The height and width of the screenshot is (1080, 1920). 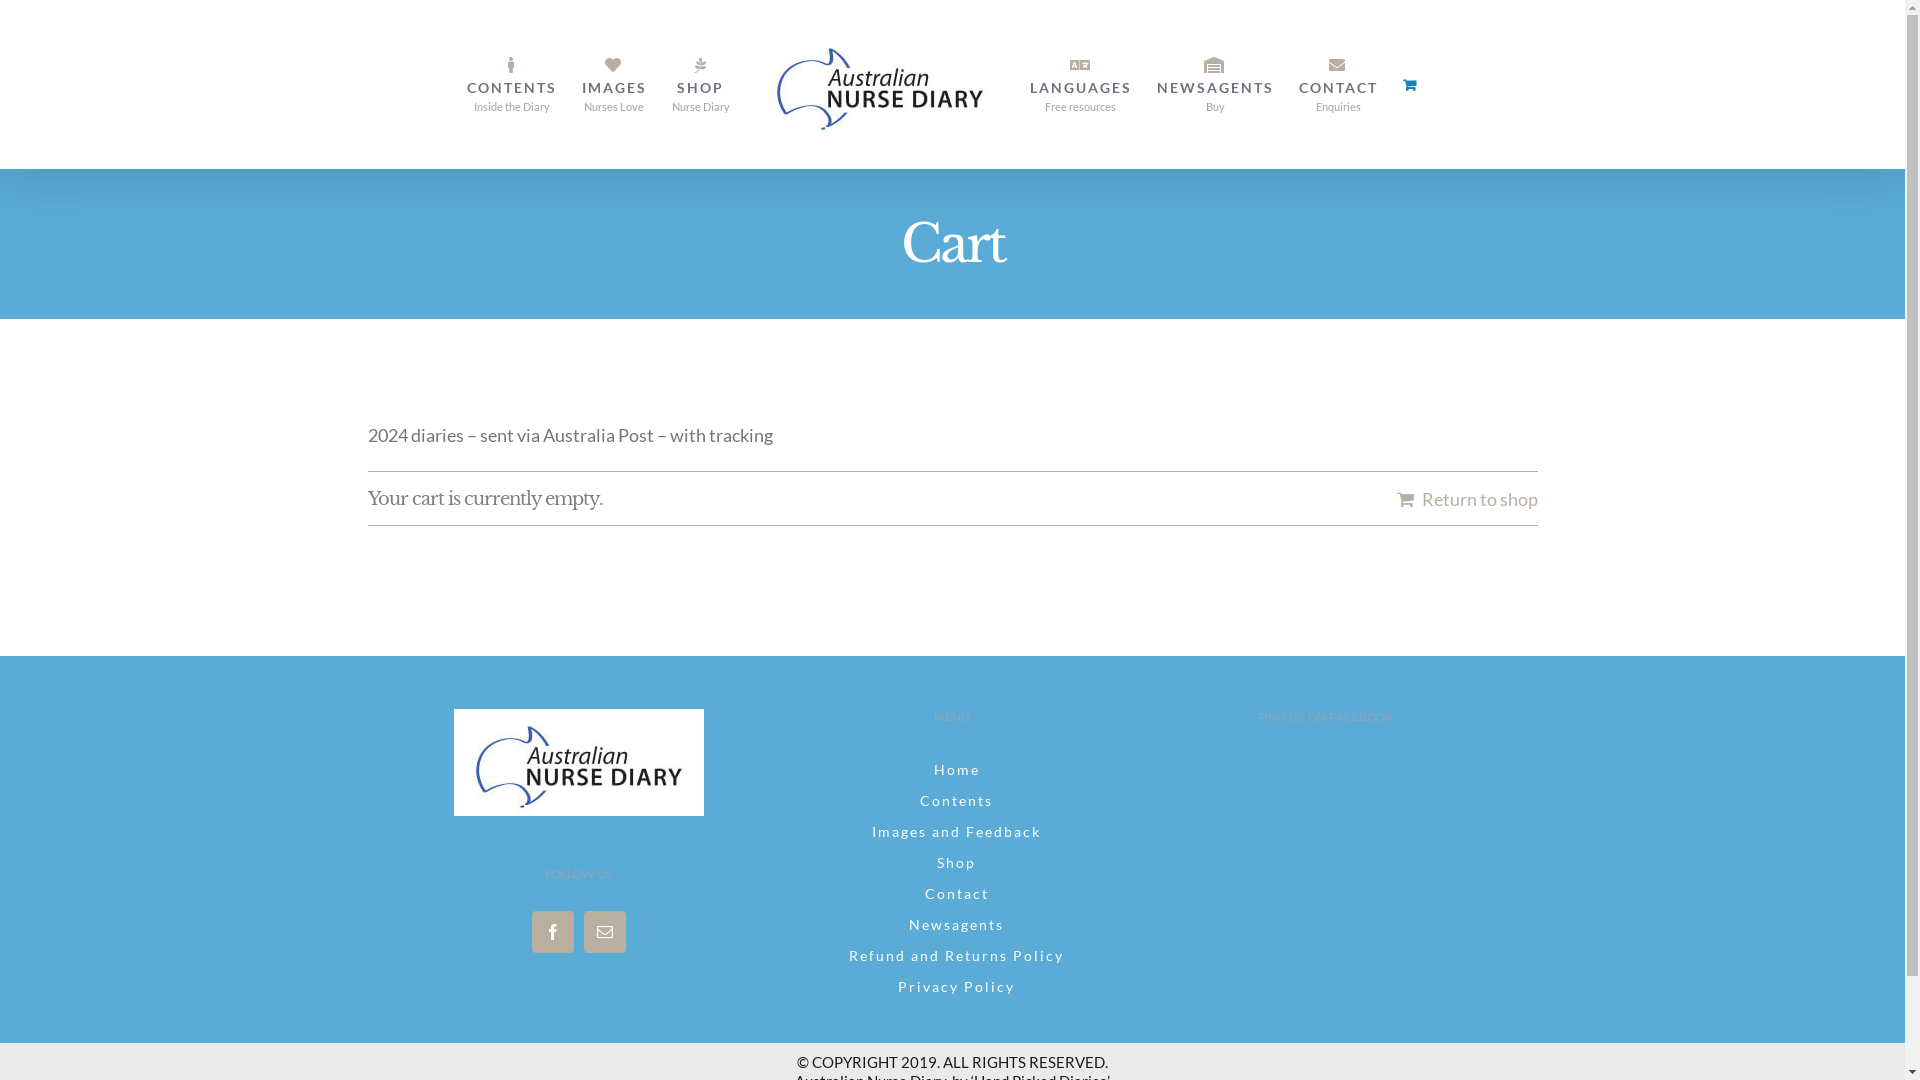 I want to click on 'Contents', so click(x=950, y=800).